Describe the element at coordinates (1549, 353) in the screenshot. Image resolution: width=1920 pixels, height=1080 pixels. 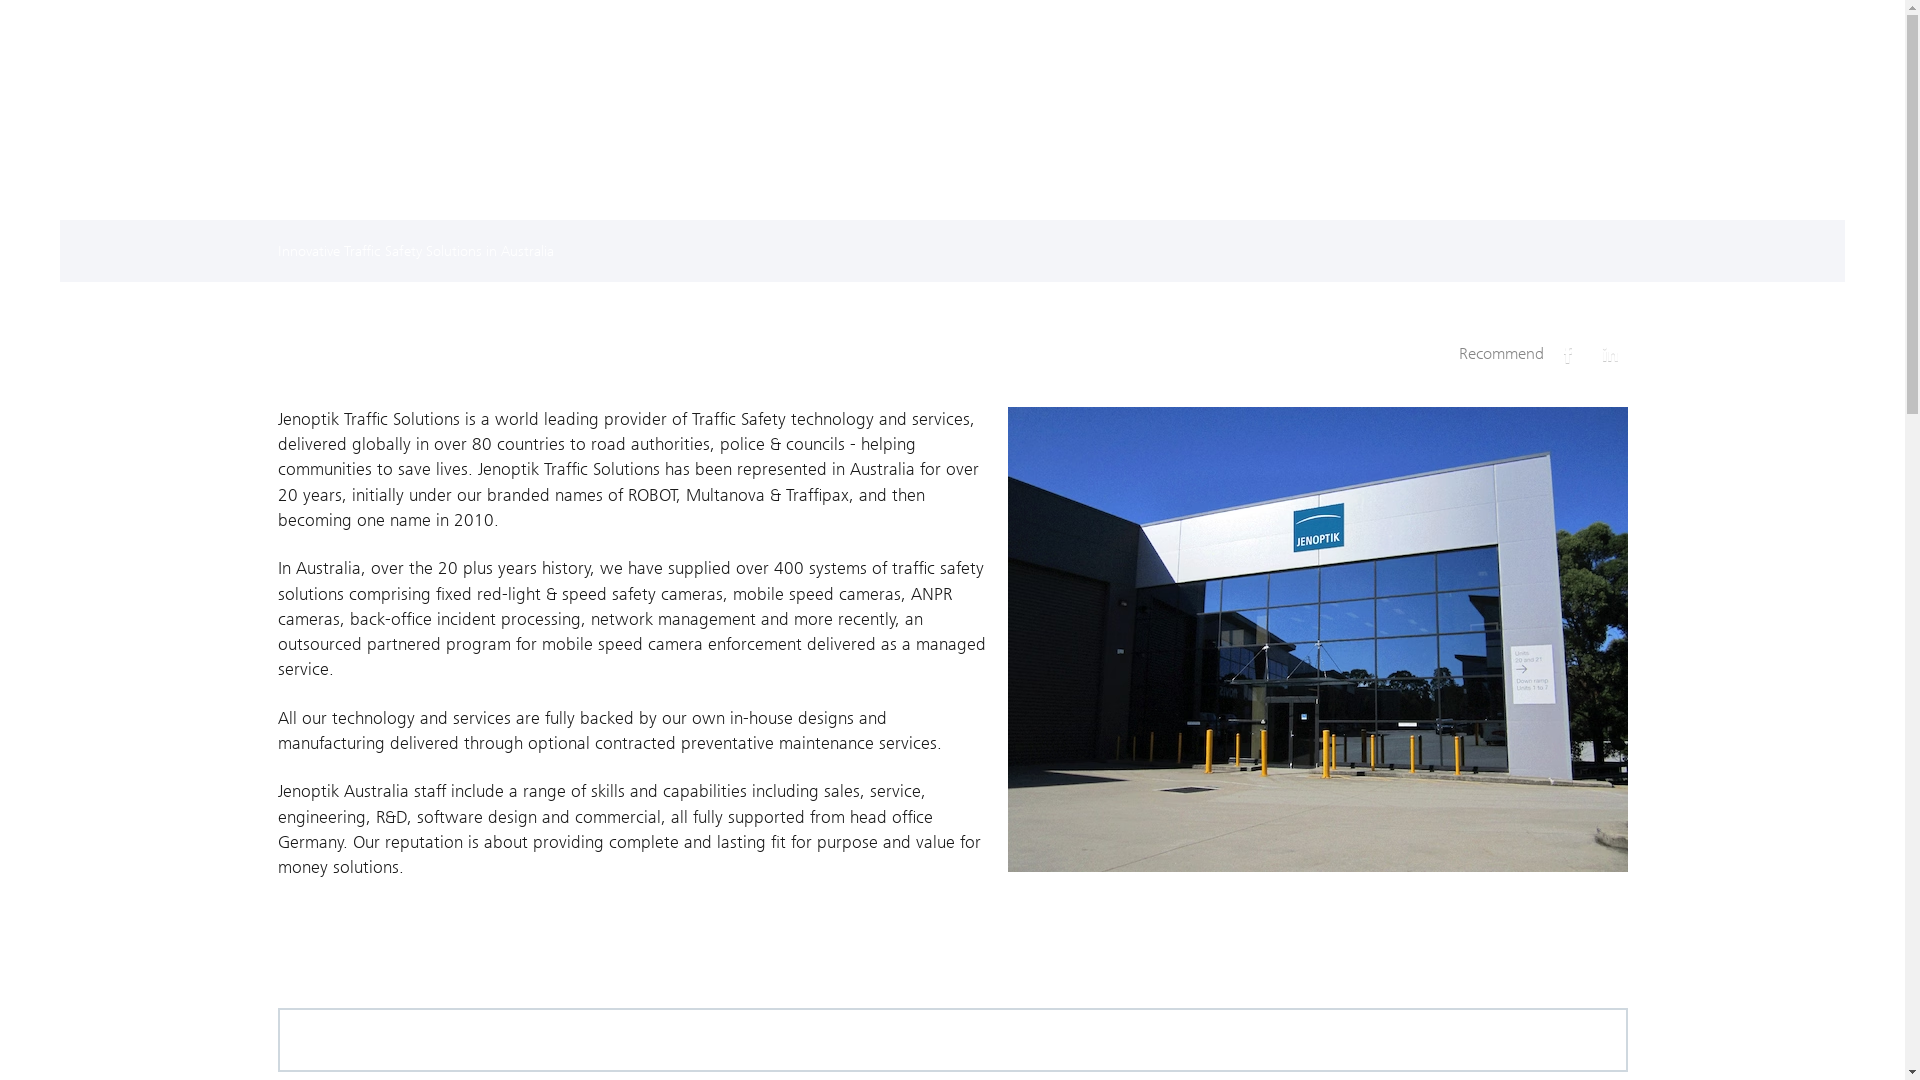
I see `'Facebook'` at that location.